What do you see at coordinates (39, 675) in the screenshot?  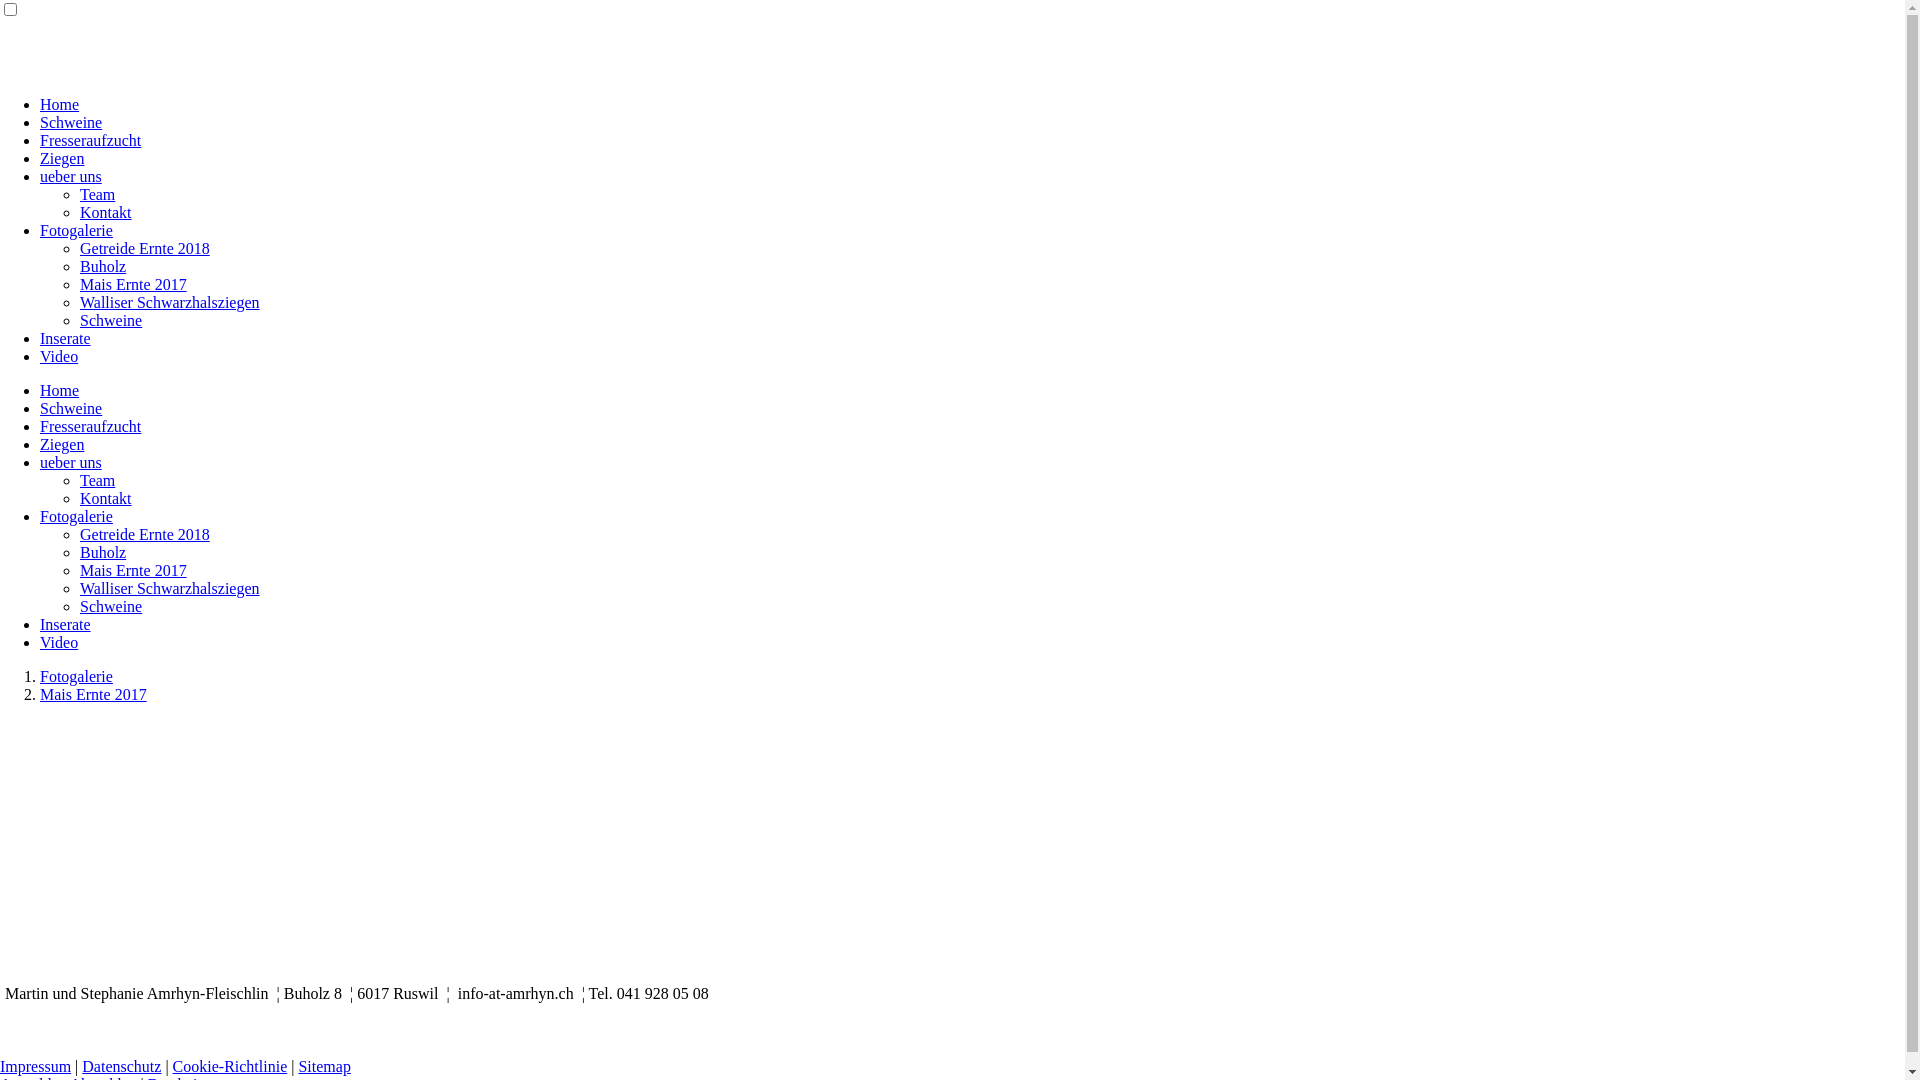 I see `'Fotogalerie'` at bounding box center [39, 675].